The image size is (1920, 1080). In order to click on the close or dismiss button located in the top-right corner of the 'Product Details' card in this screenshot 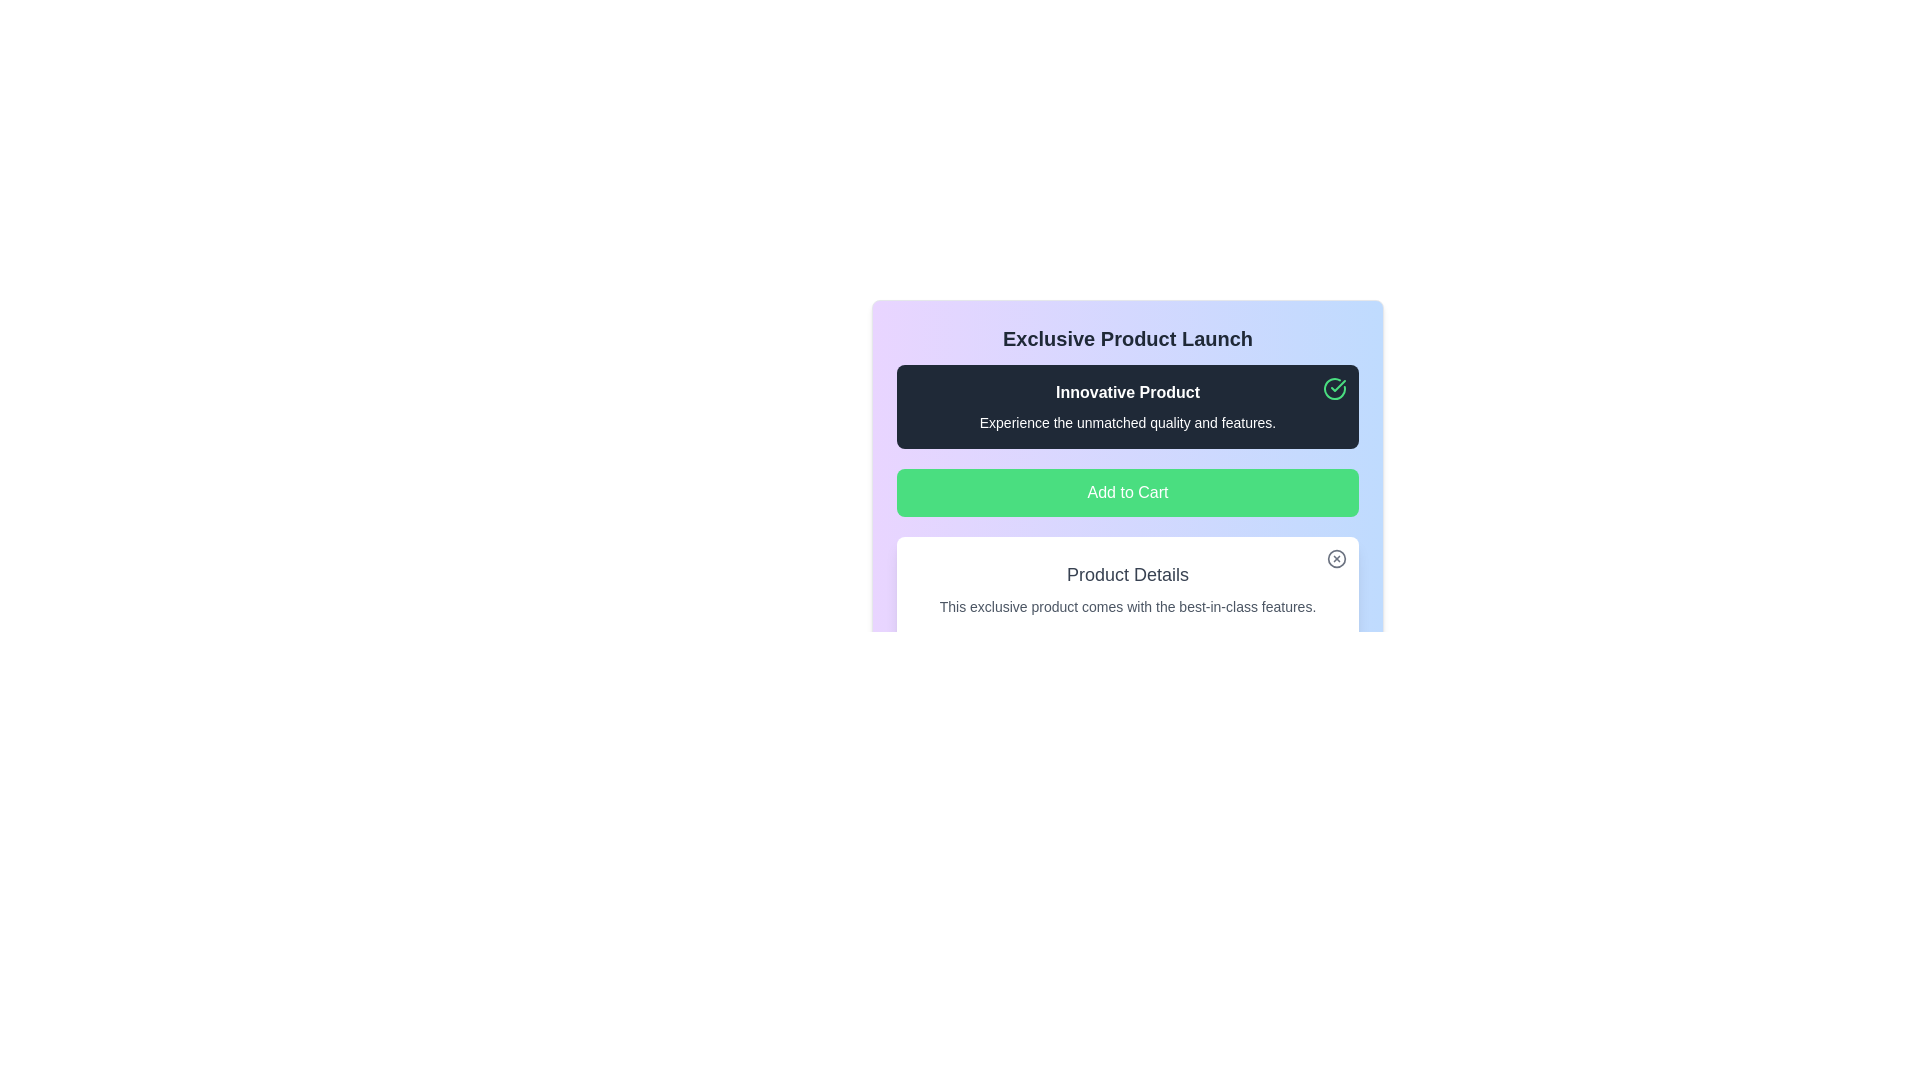, I will do `click(1337, 559)`.